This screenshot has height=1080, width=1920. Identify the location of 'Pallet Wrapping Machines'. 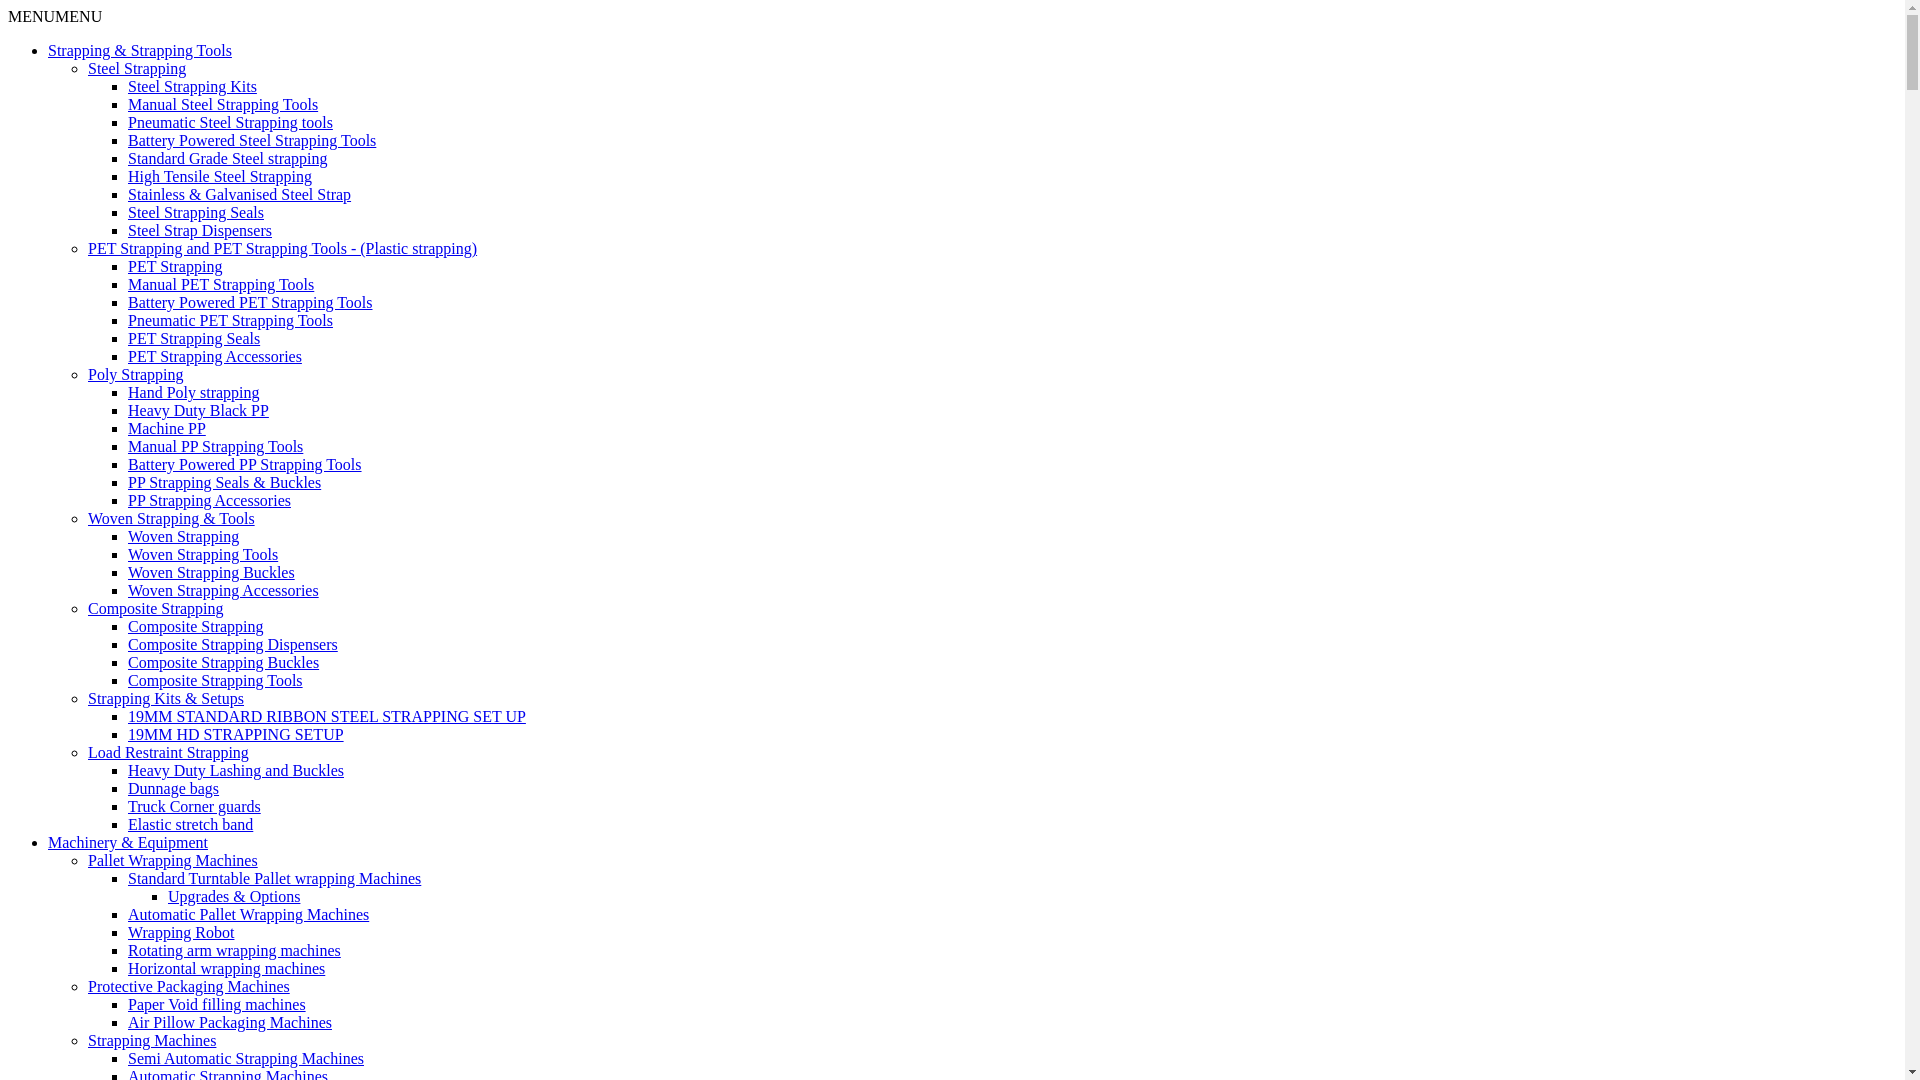
(86, 859).